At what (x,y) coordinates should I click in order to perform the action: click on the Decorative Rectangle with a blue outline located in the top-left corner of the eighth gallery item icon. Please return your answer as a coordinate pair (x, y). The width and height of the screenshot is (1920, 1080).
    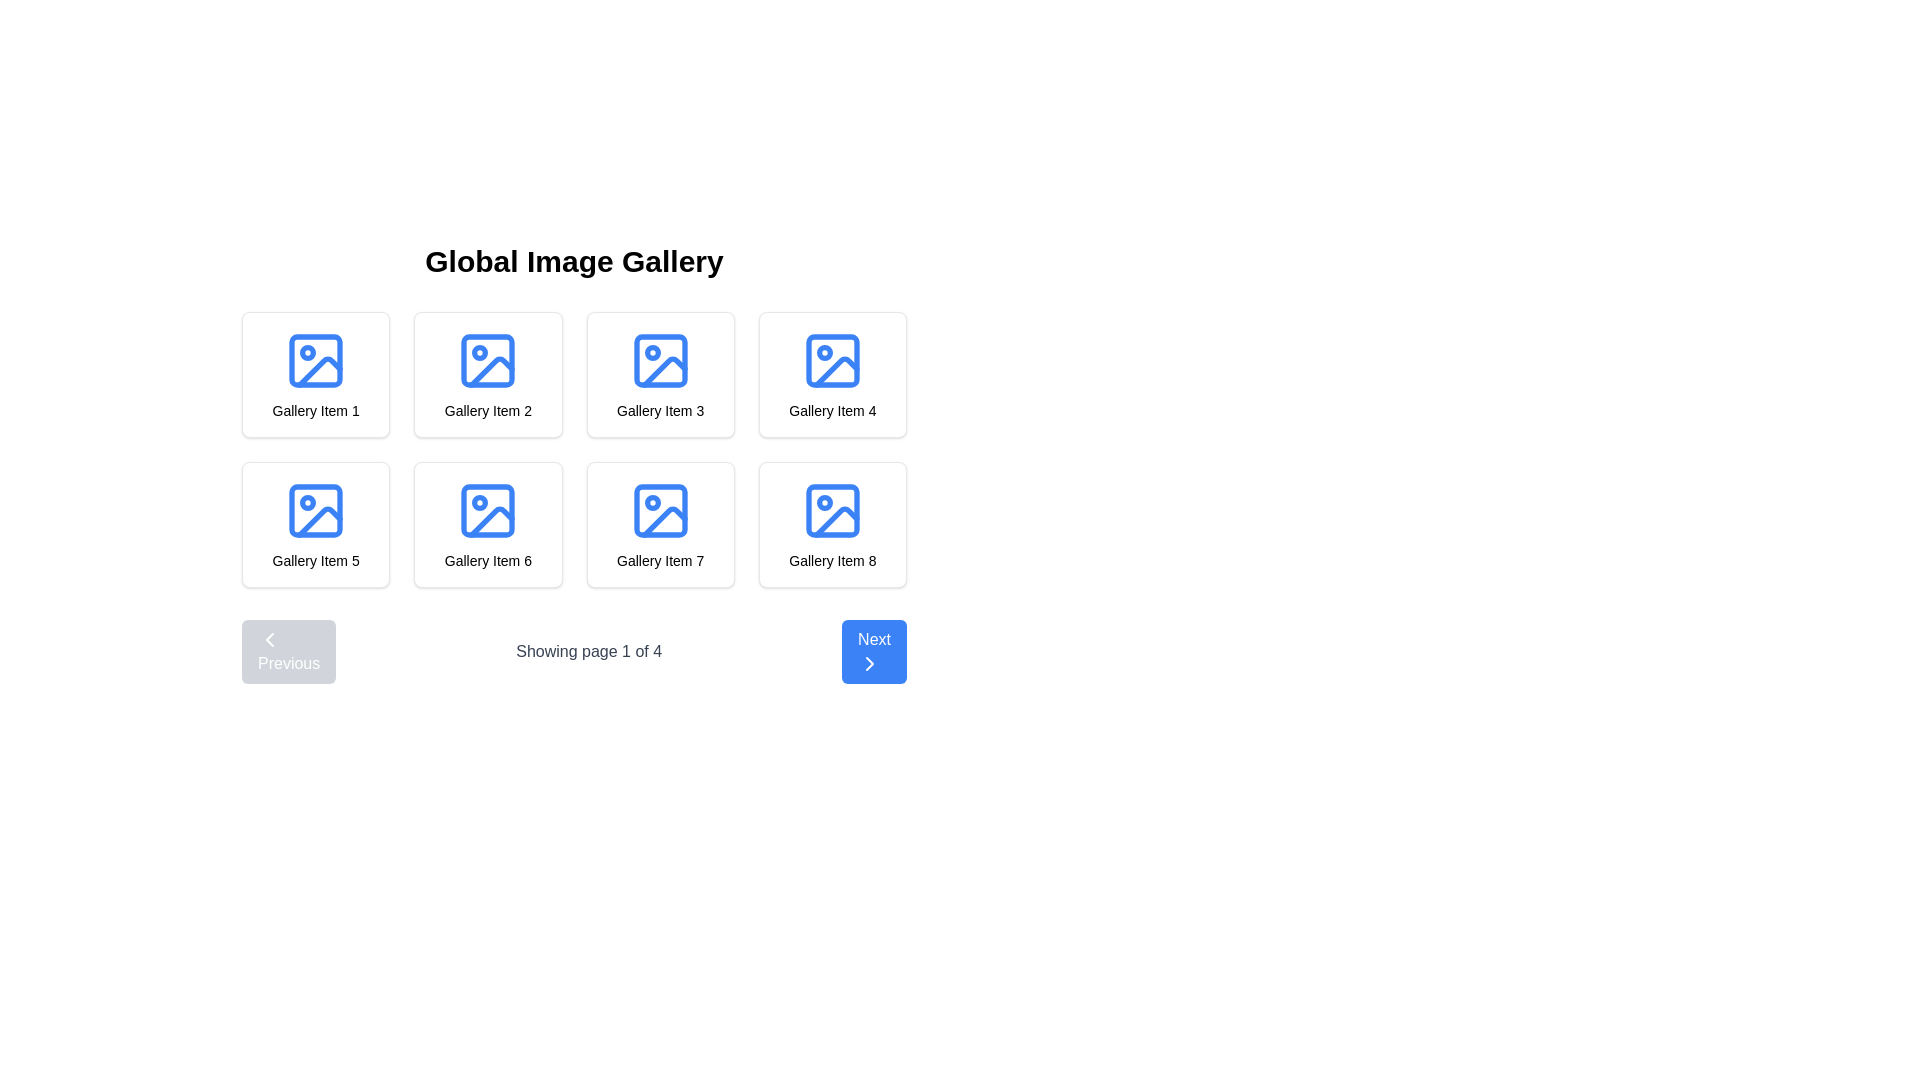
    Looking at the image, I should click on (832, 509).